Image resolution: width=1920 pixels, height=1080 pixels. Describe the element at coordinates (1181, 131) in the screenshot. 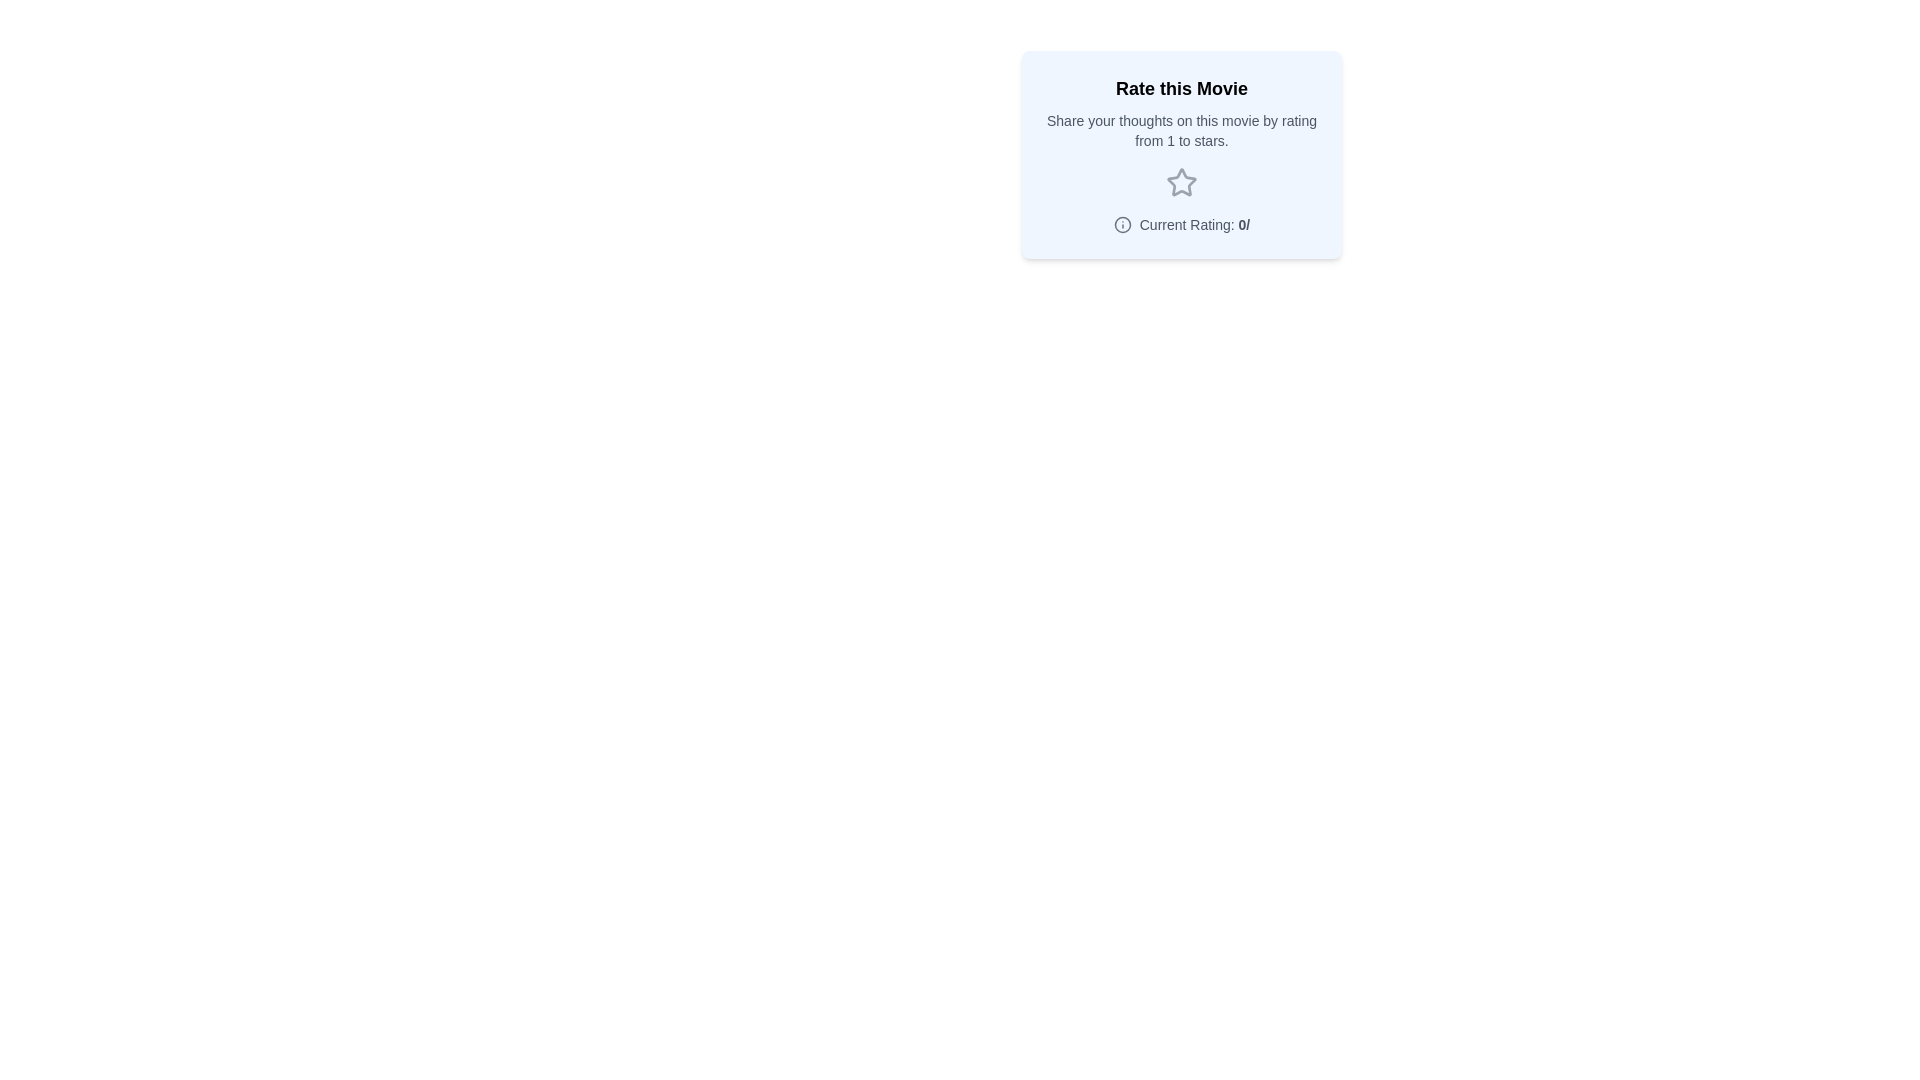

I see `the static text element that says 'Share your thoughts on this movie by rating from 1 to stars.' which is styled with a small gray font and positioned below the title 'Rate this Movie'` at that location.